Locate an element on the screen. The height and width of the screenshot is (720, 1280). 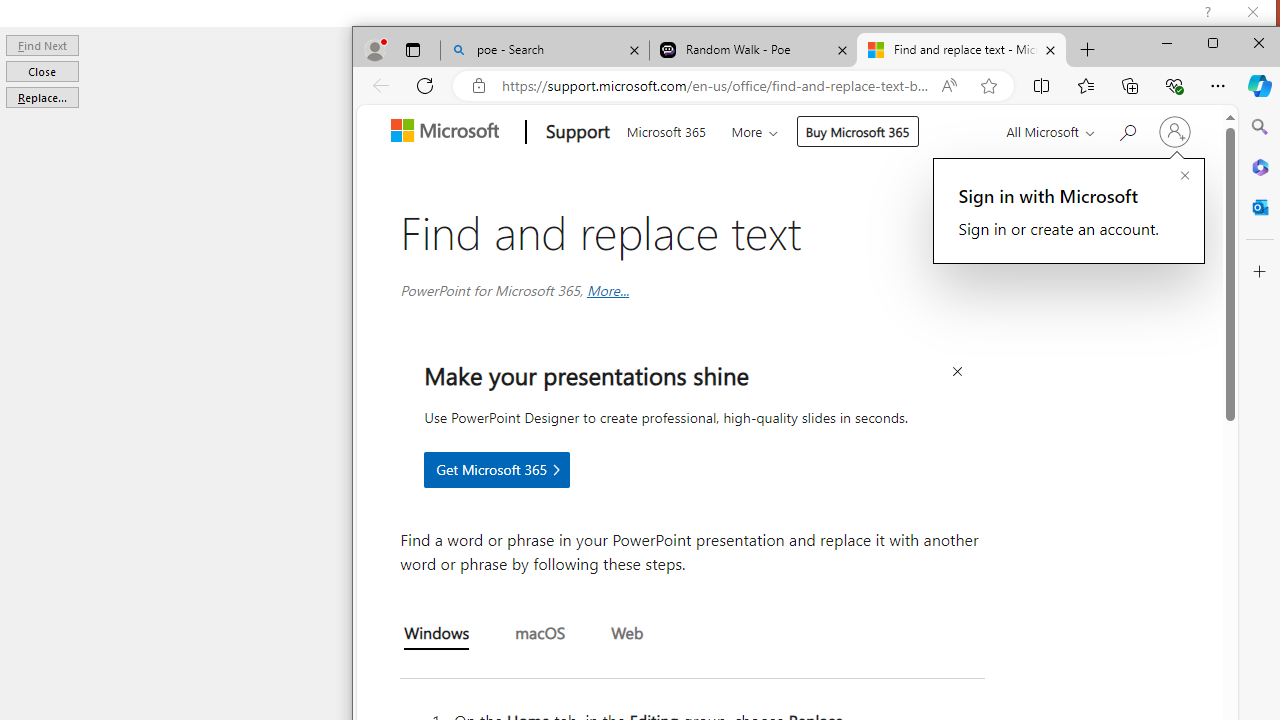
'Settings and more (Alt+F)' is located at coordinates (1216, 85).